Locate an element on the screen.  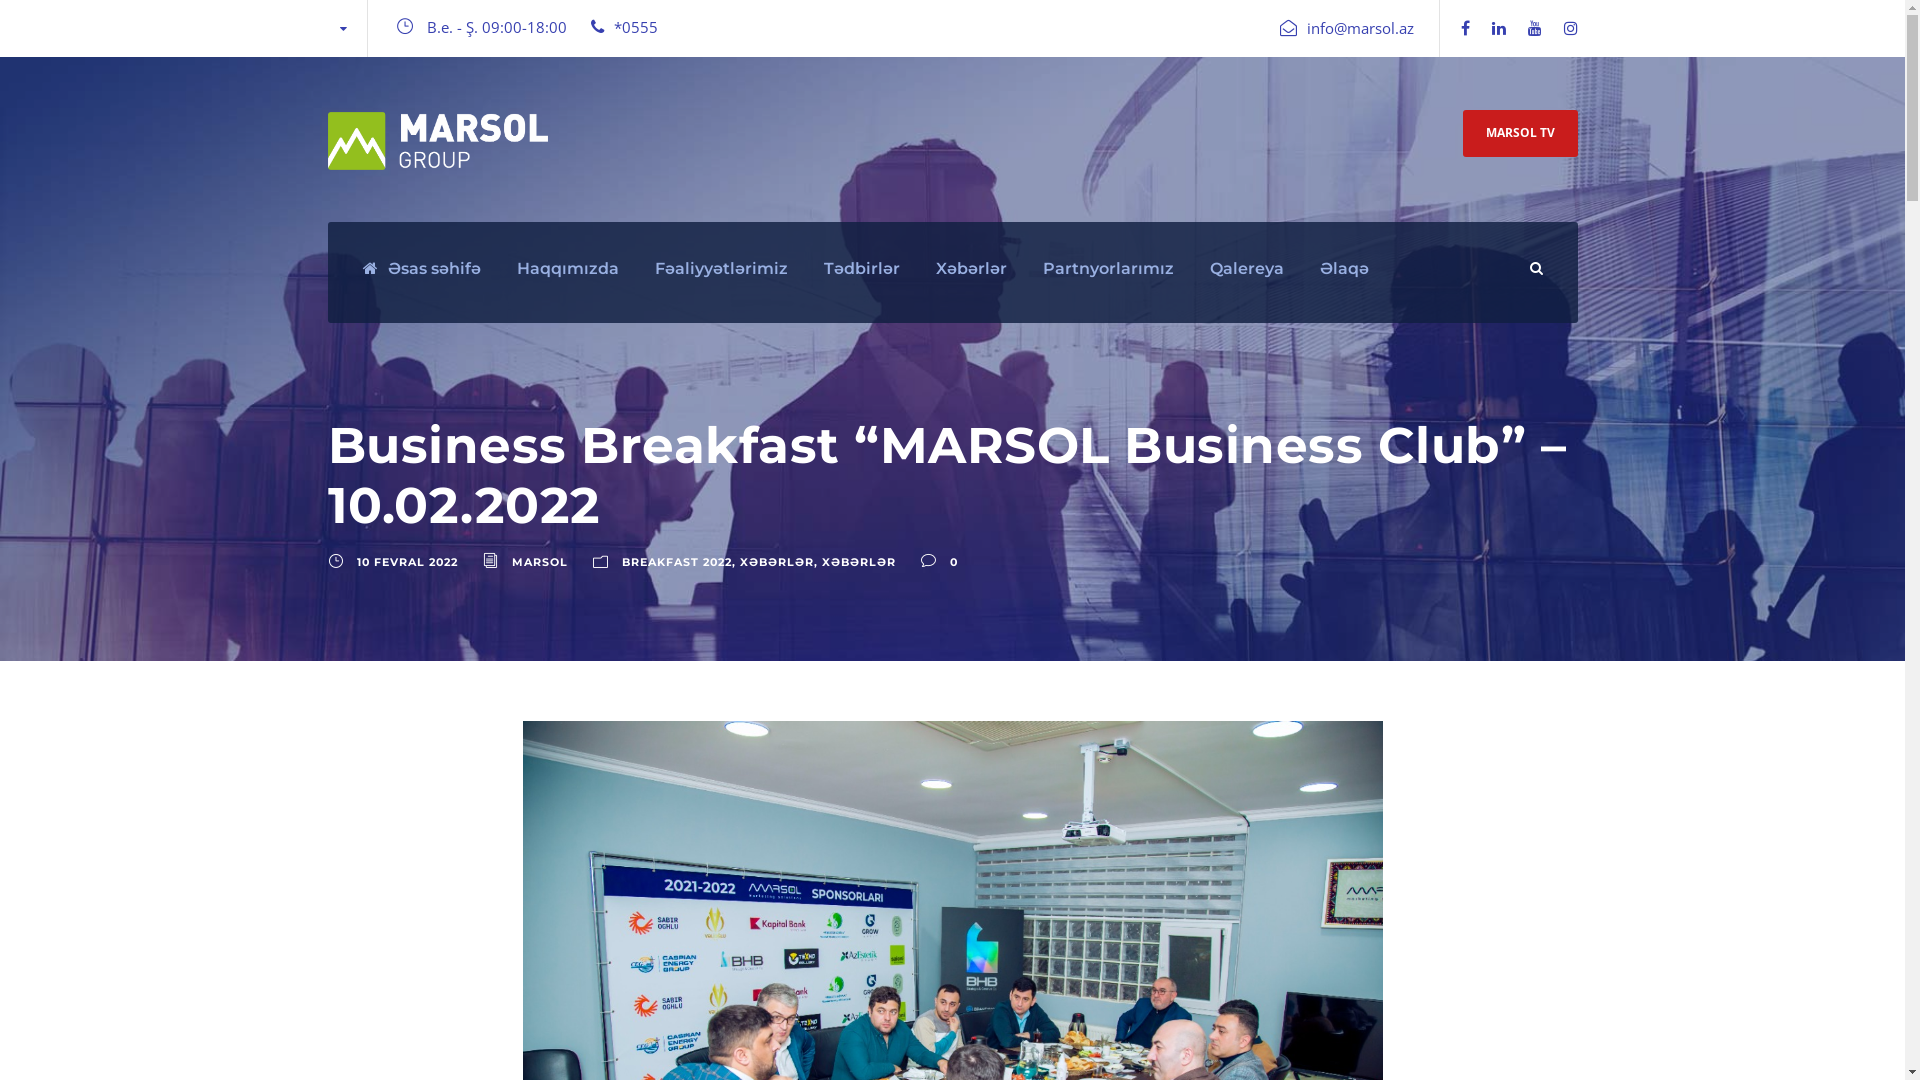
'MARSOL' is located at coordinates (539, 562).